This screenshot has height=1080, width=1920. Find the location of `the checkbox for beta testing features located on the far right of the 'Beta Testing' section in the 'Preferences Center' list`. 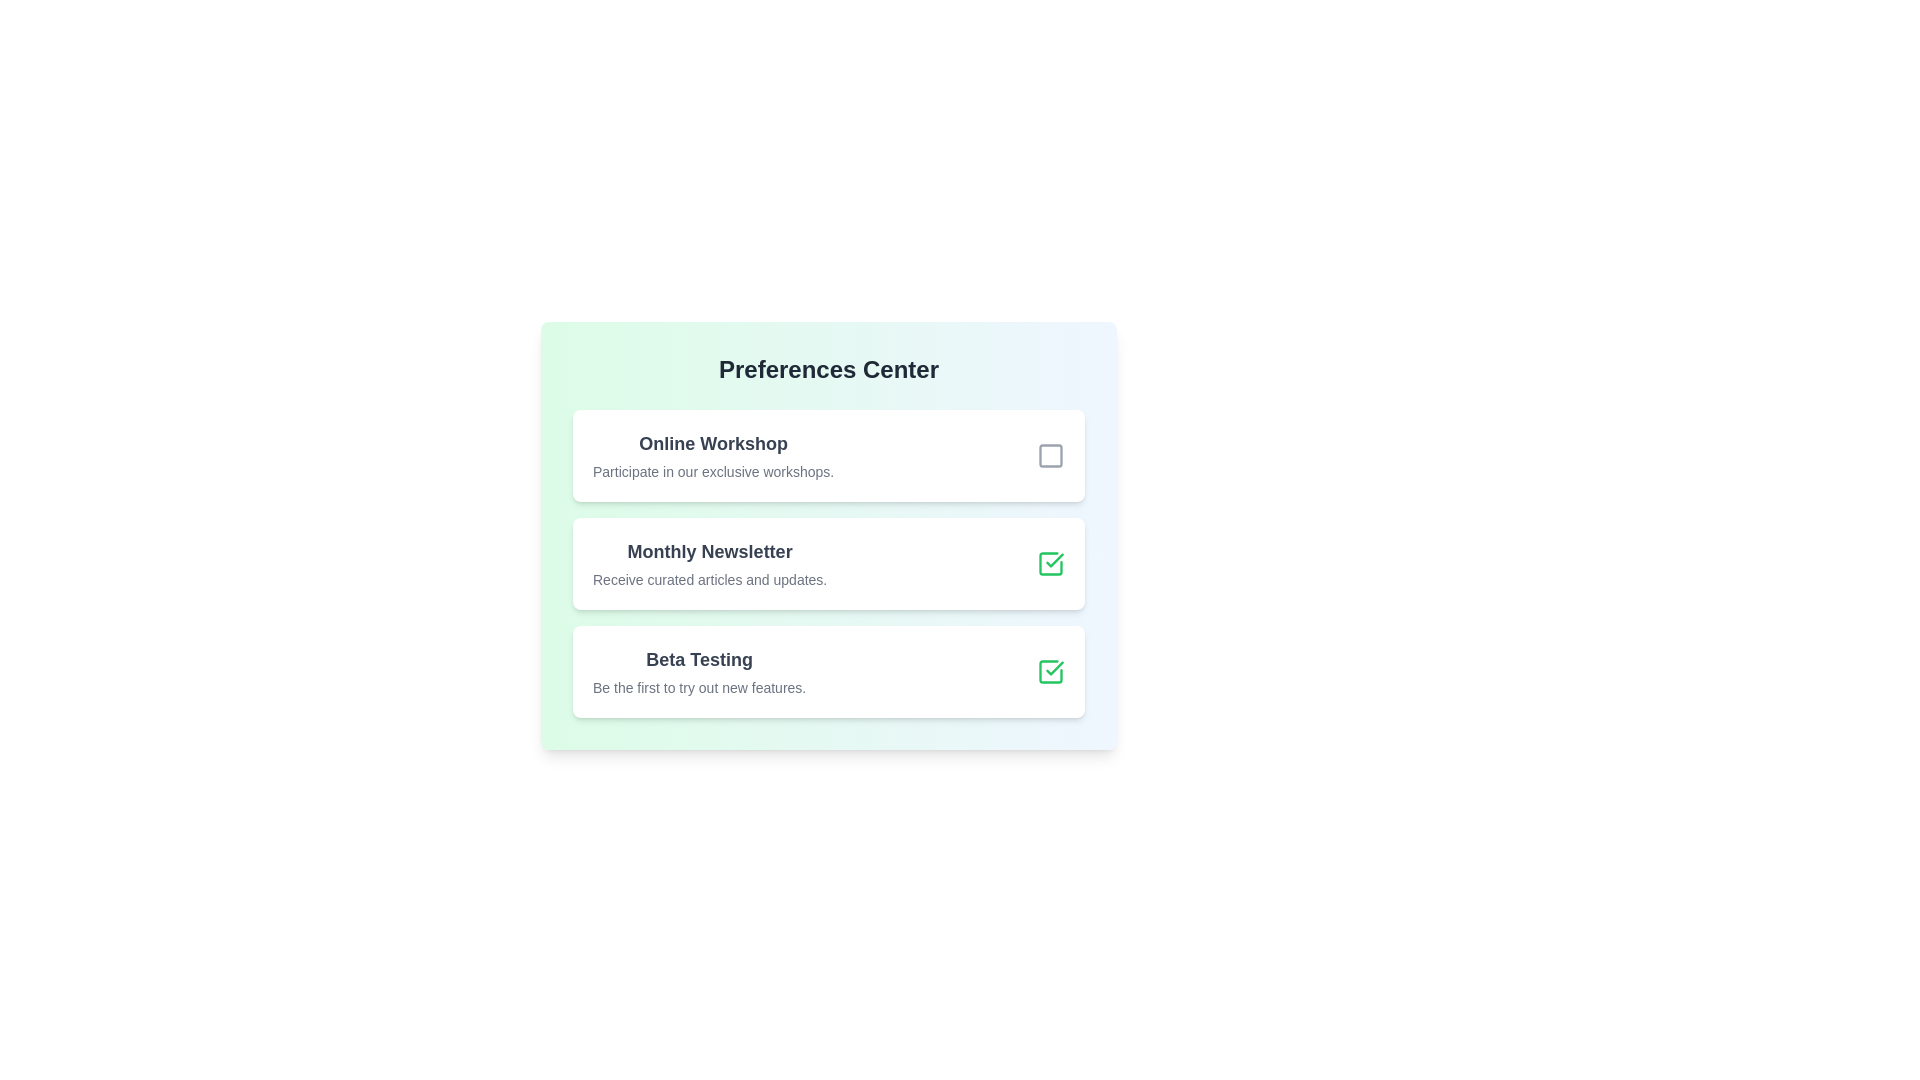

the checkbox for beta testing features located on the far right of the 'Beta Testing' section in the 'Preferences Center' list is located at coordinates (1050, 671).